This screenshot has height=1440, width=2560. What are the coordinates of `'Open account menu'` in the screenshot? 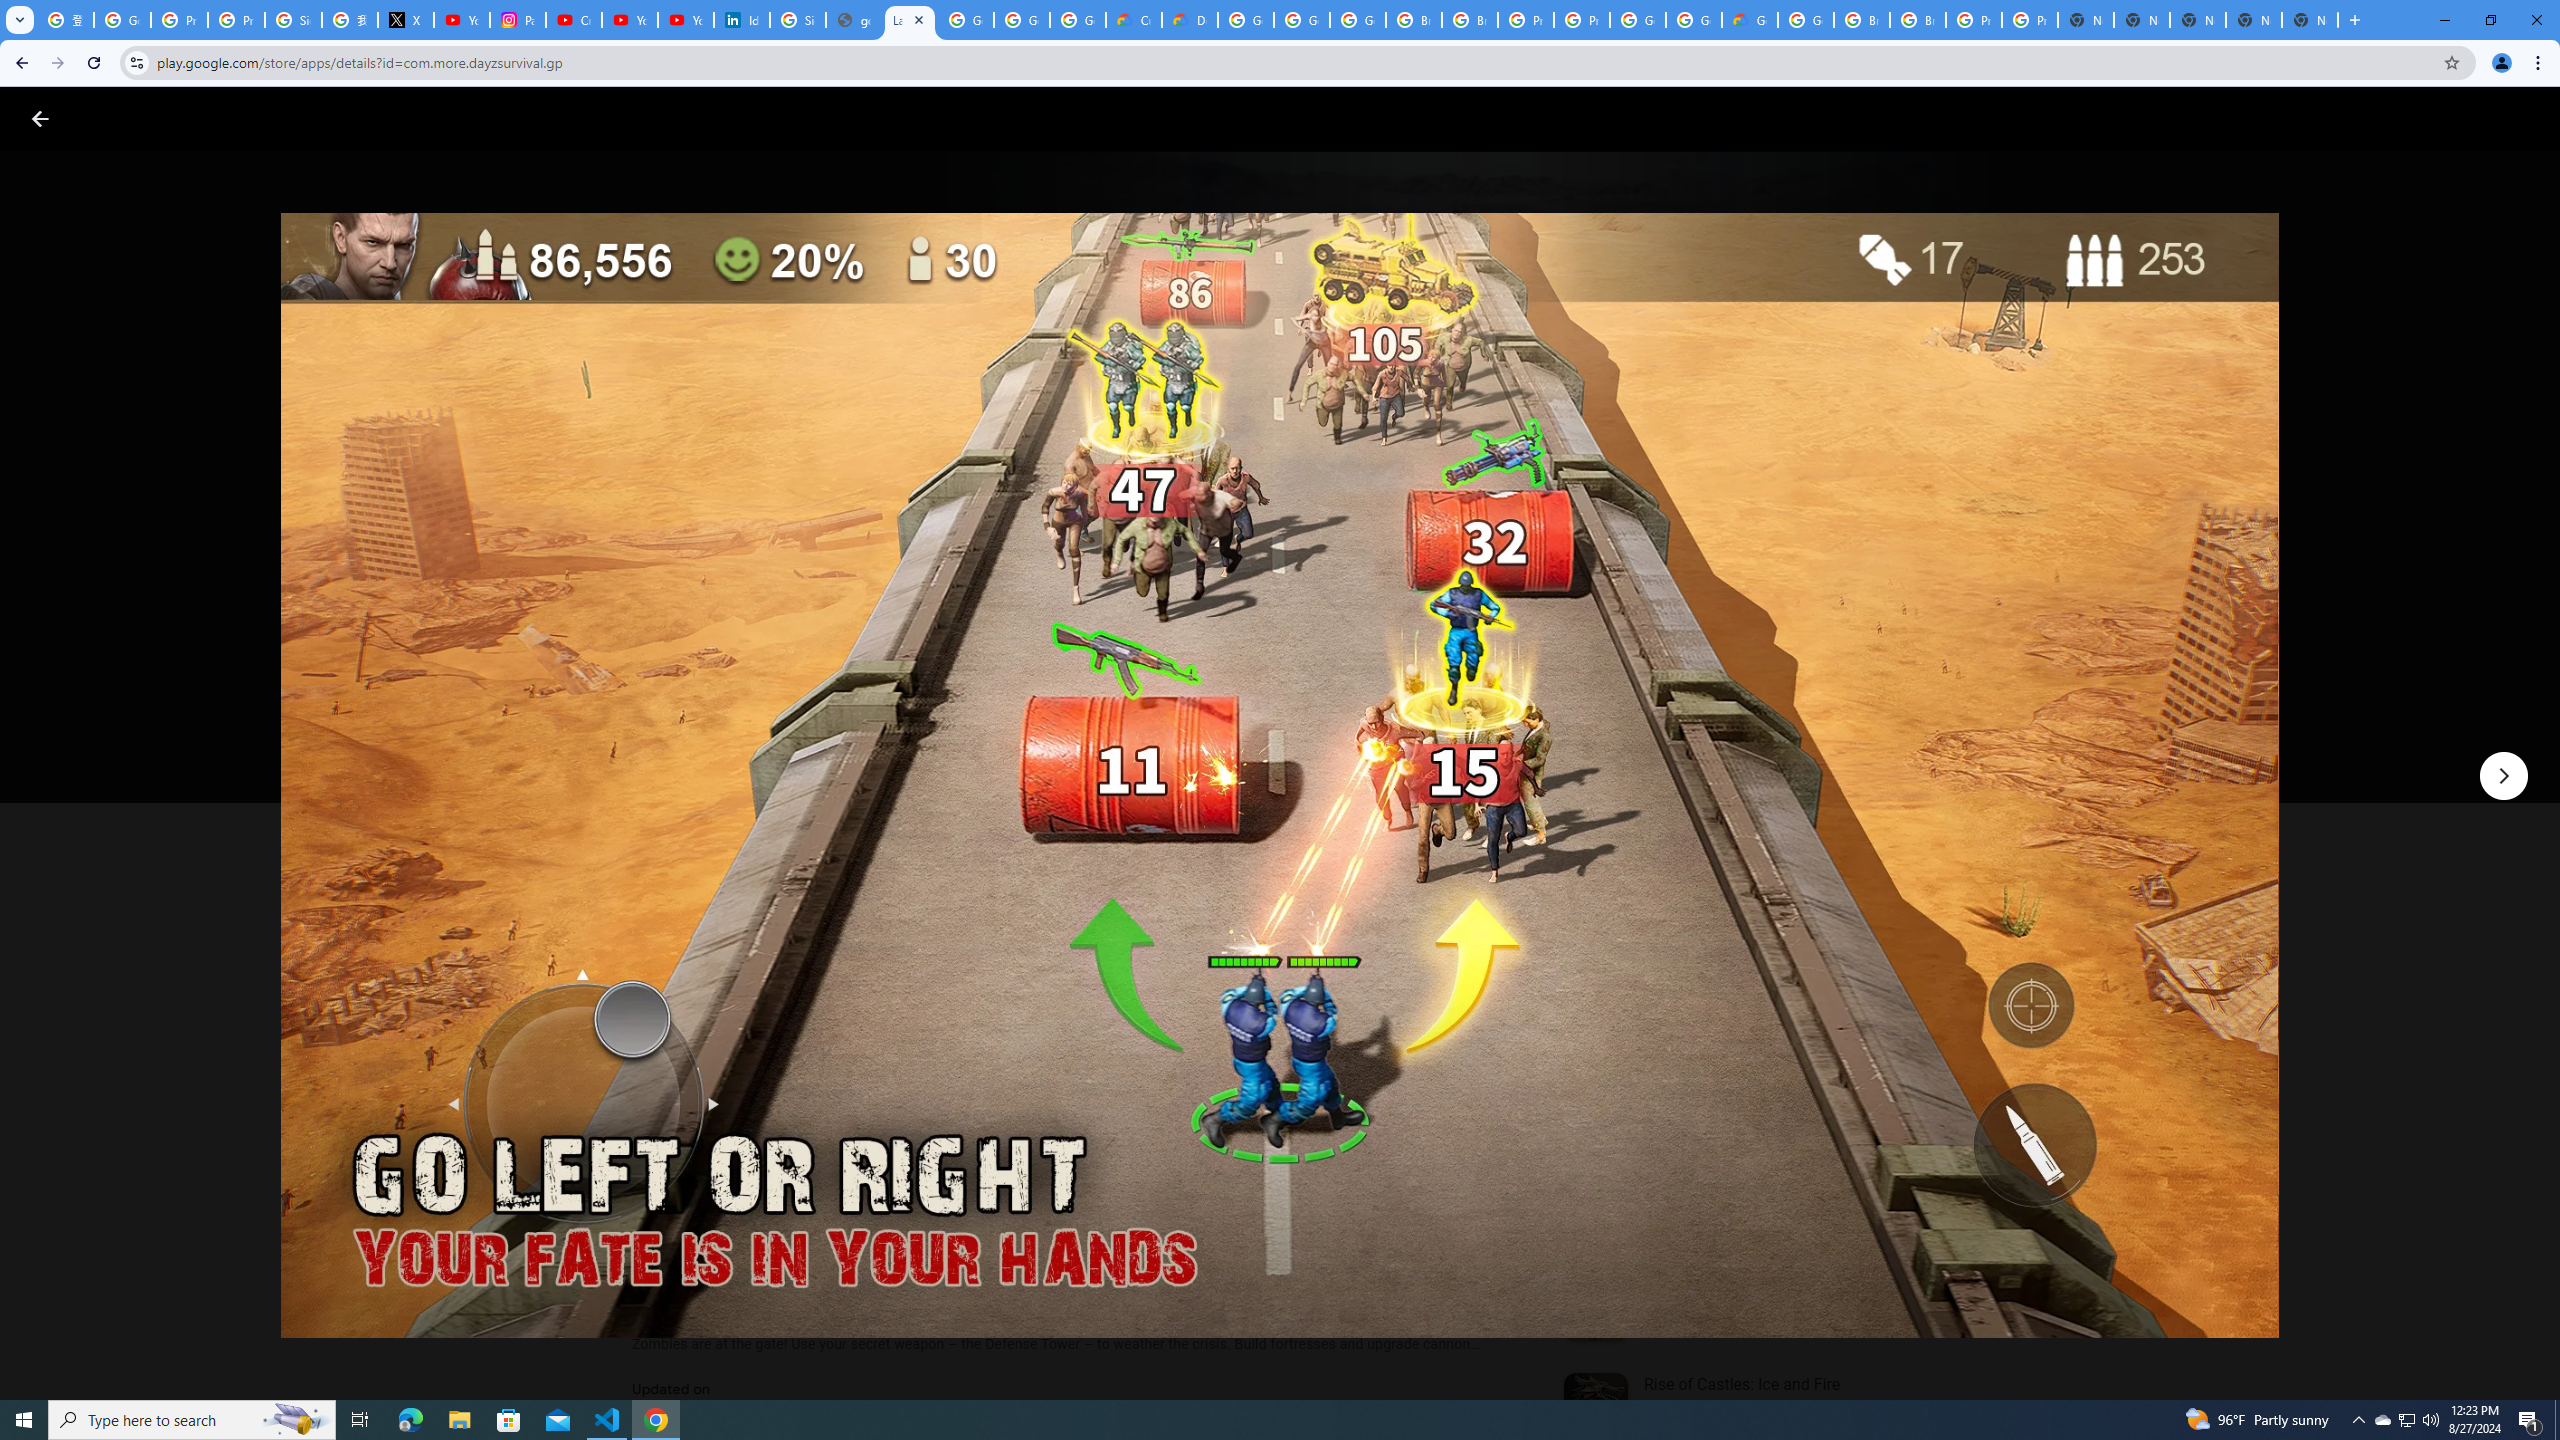 It's located at (2524, 118).